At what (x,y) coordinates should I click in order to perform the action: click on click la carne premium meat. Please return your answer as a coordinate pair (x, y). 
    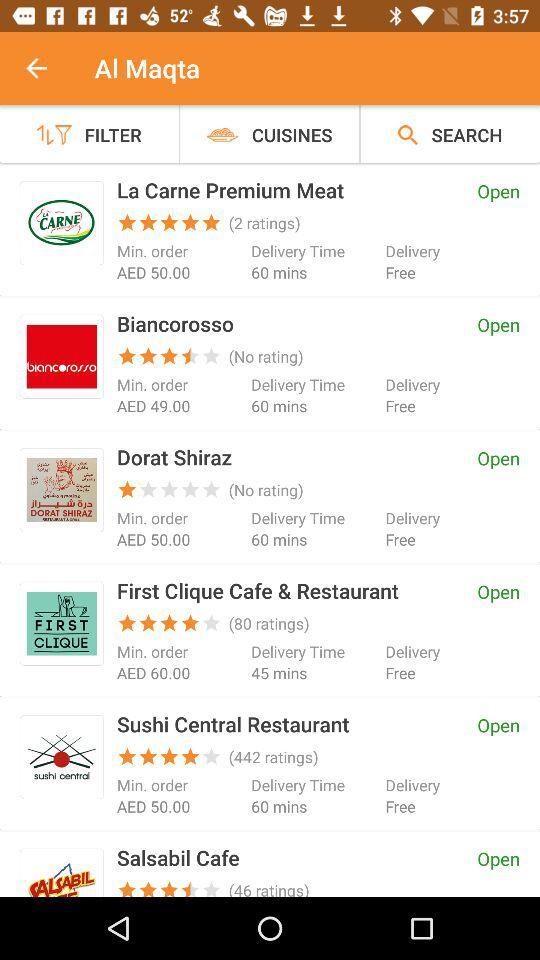
    Looking at the image, I should click on (61, 223).